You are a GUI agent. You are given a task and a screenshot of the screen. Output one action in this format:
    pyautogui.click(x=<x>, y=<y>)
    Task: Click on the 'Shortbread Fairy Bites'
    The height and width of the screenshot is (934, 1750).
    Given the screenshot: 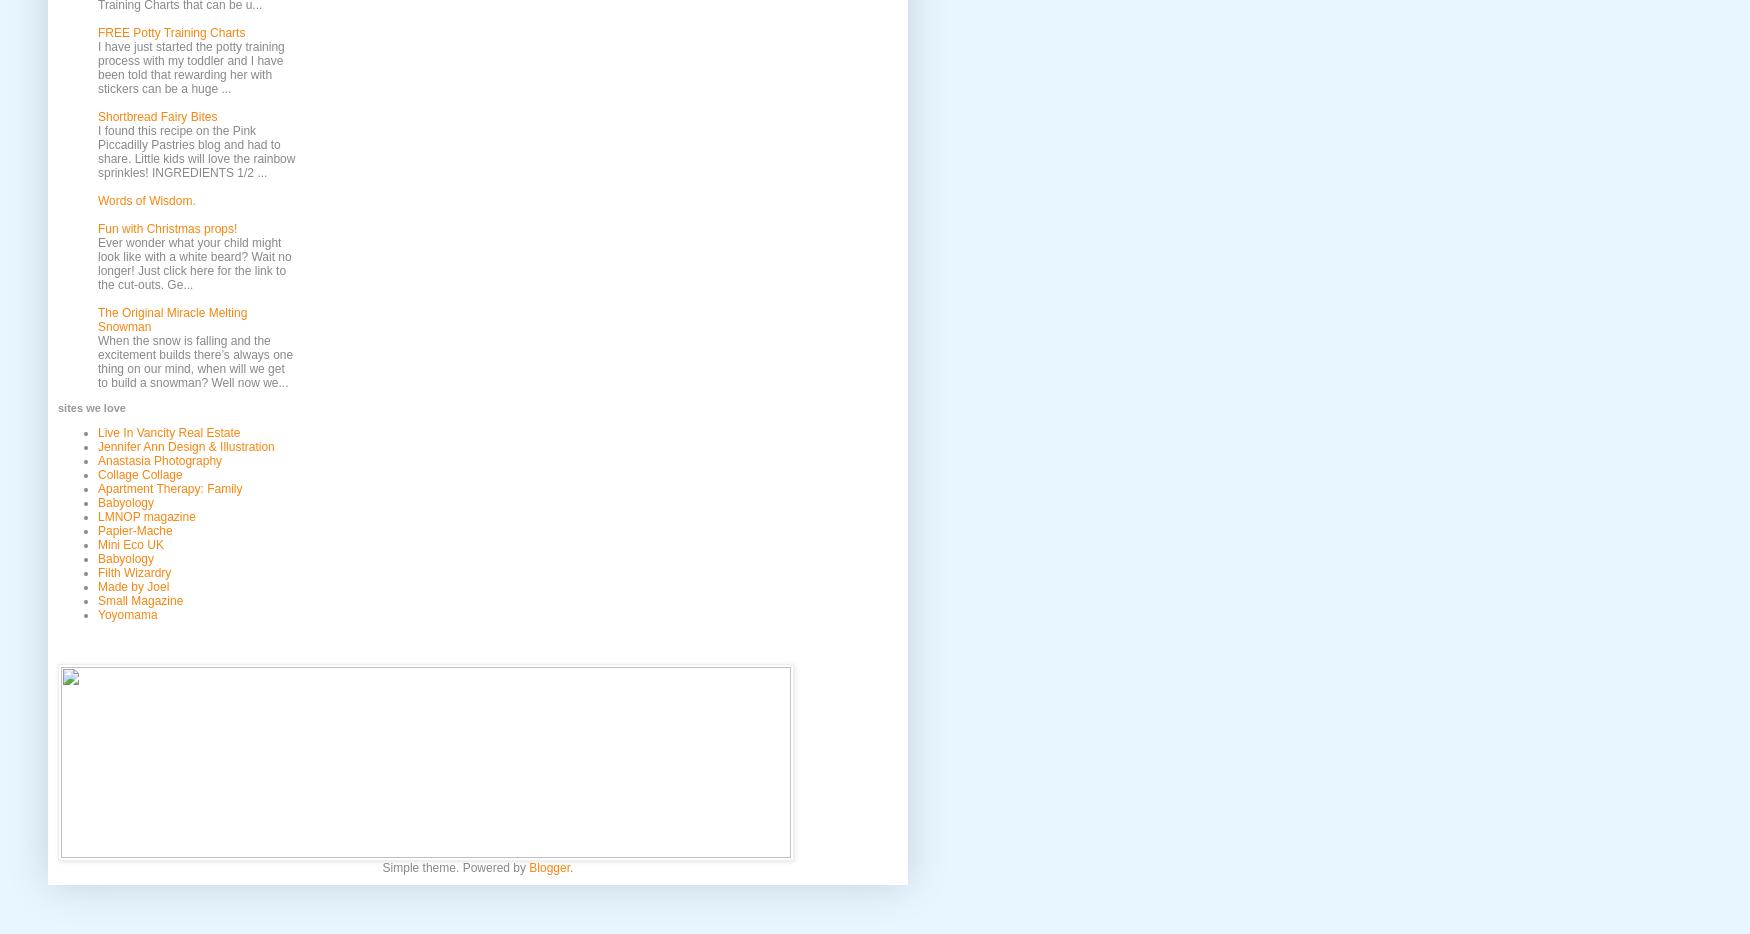 What is the action you would take?
    pyautogui.click(x=156, y=115)
    